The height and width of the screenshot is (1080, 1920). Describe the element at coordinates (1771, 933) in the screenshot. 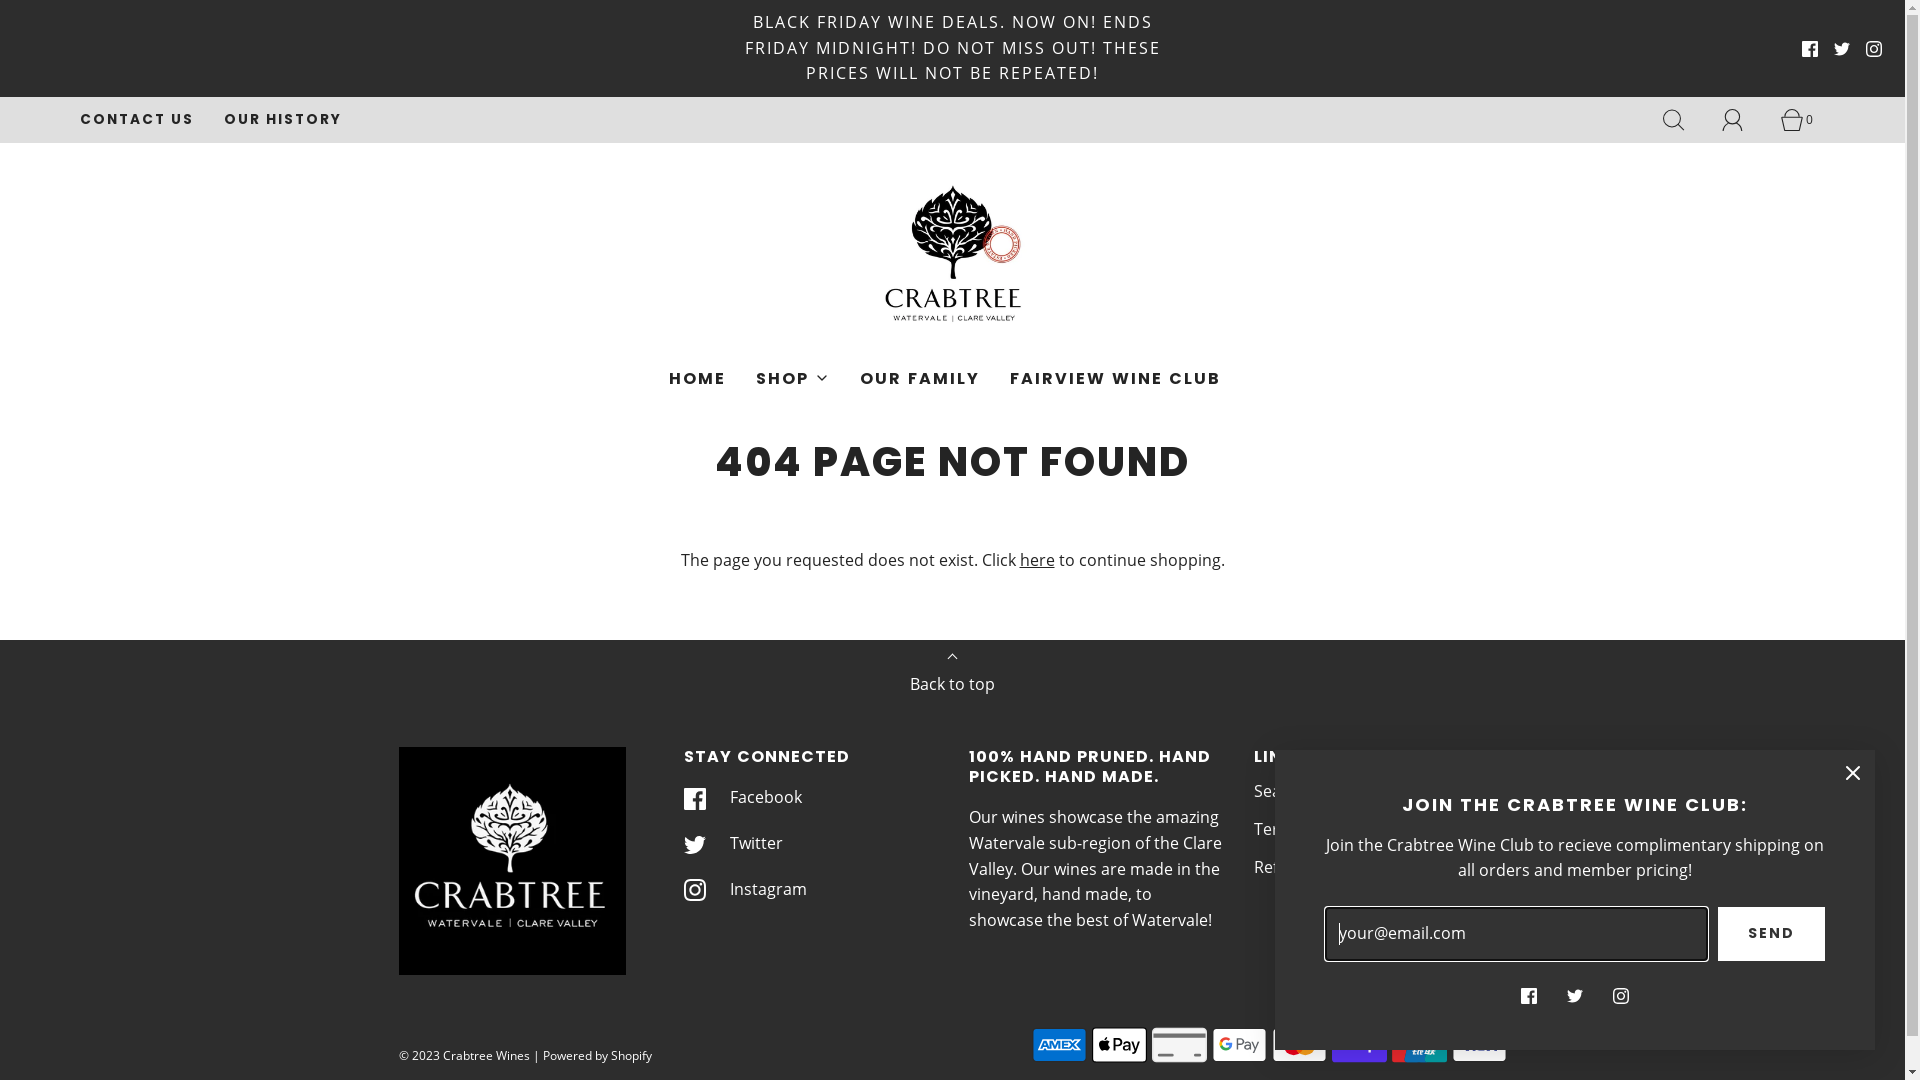

I see `'SEND'` at that location.